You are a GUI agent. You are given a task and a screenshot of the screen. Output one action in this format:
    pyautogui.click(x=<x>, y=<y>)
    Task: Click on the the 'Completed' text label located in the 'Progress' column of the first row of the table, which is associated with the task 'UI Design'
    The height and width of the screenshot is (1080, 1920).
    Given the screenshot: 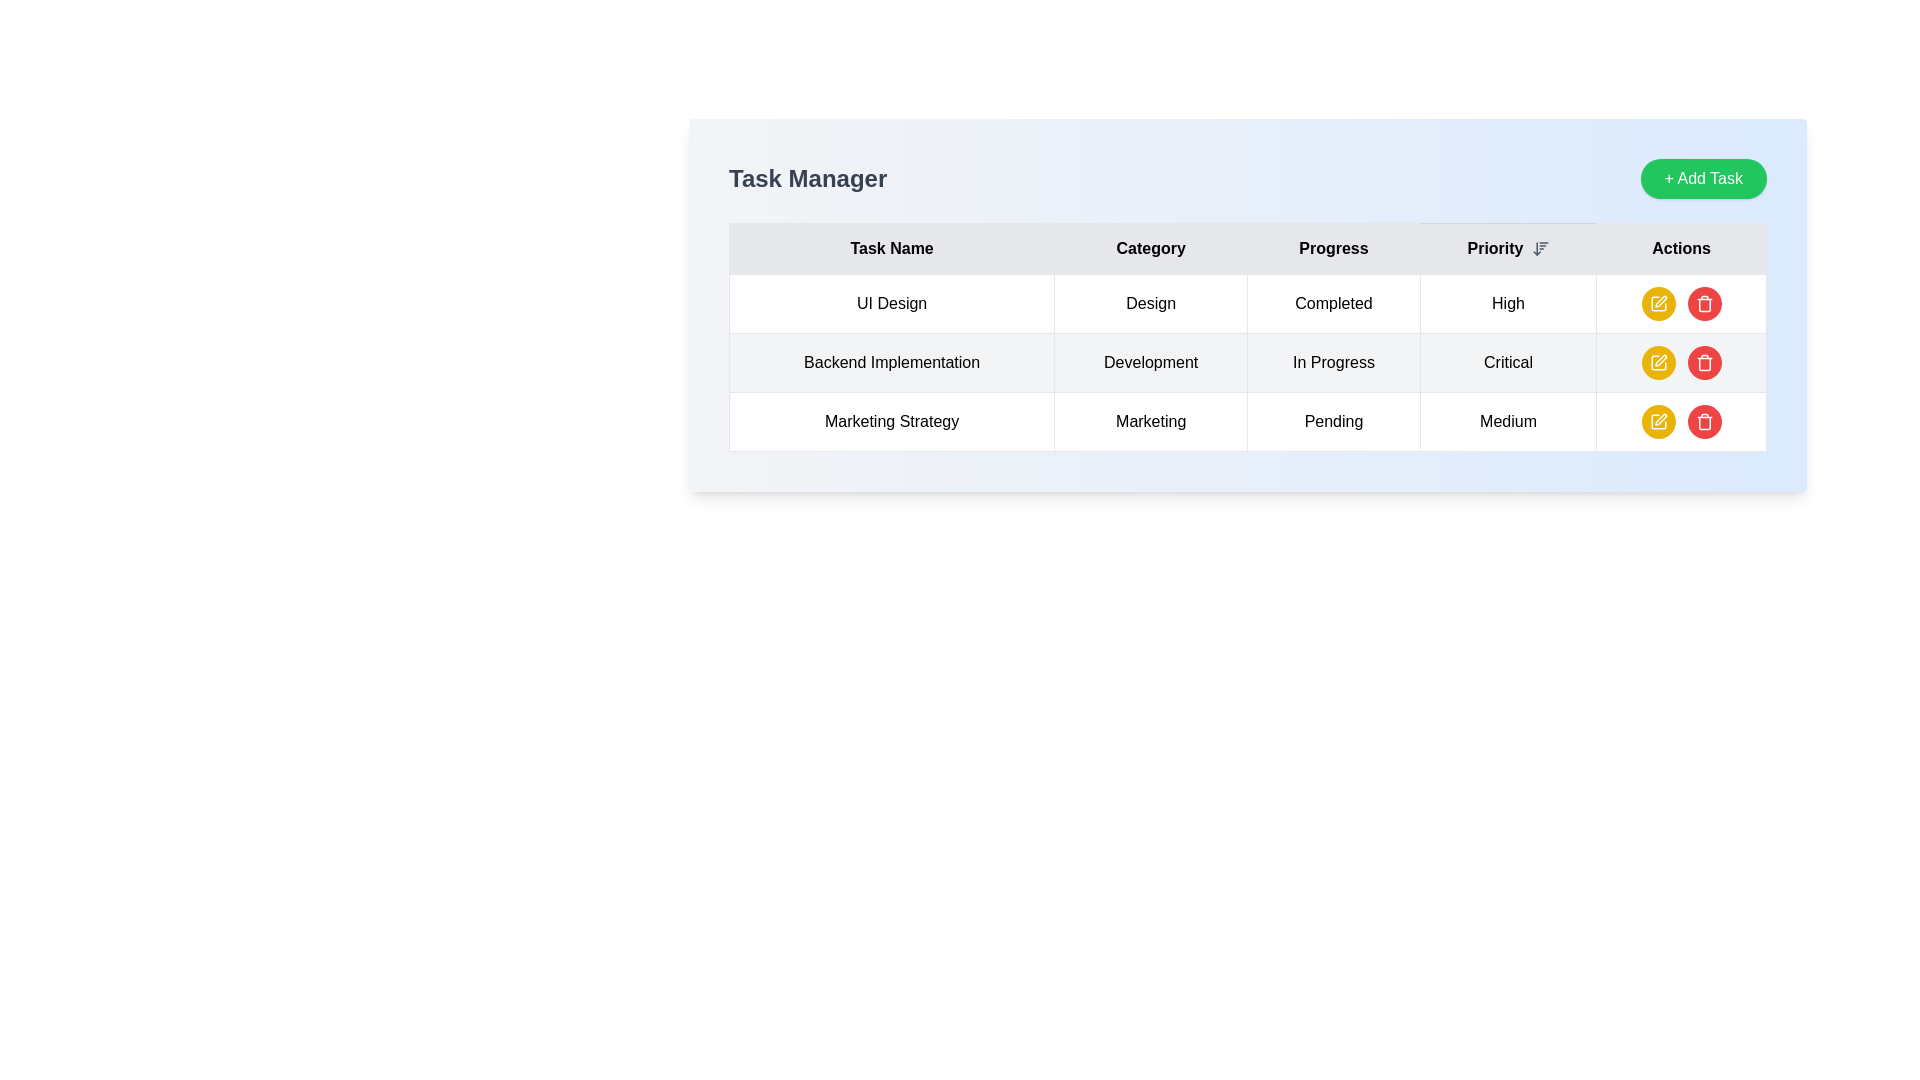 What is the action you would take?
    pyautogui.click(x=1334, y=304)
    